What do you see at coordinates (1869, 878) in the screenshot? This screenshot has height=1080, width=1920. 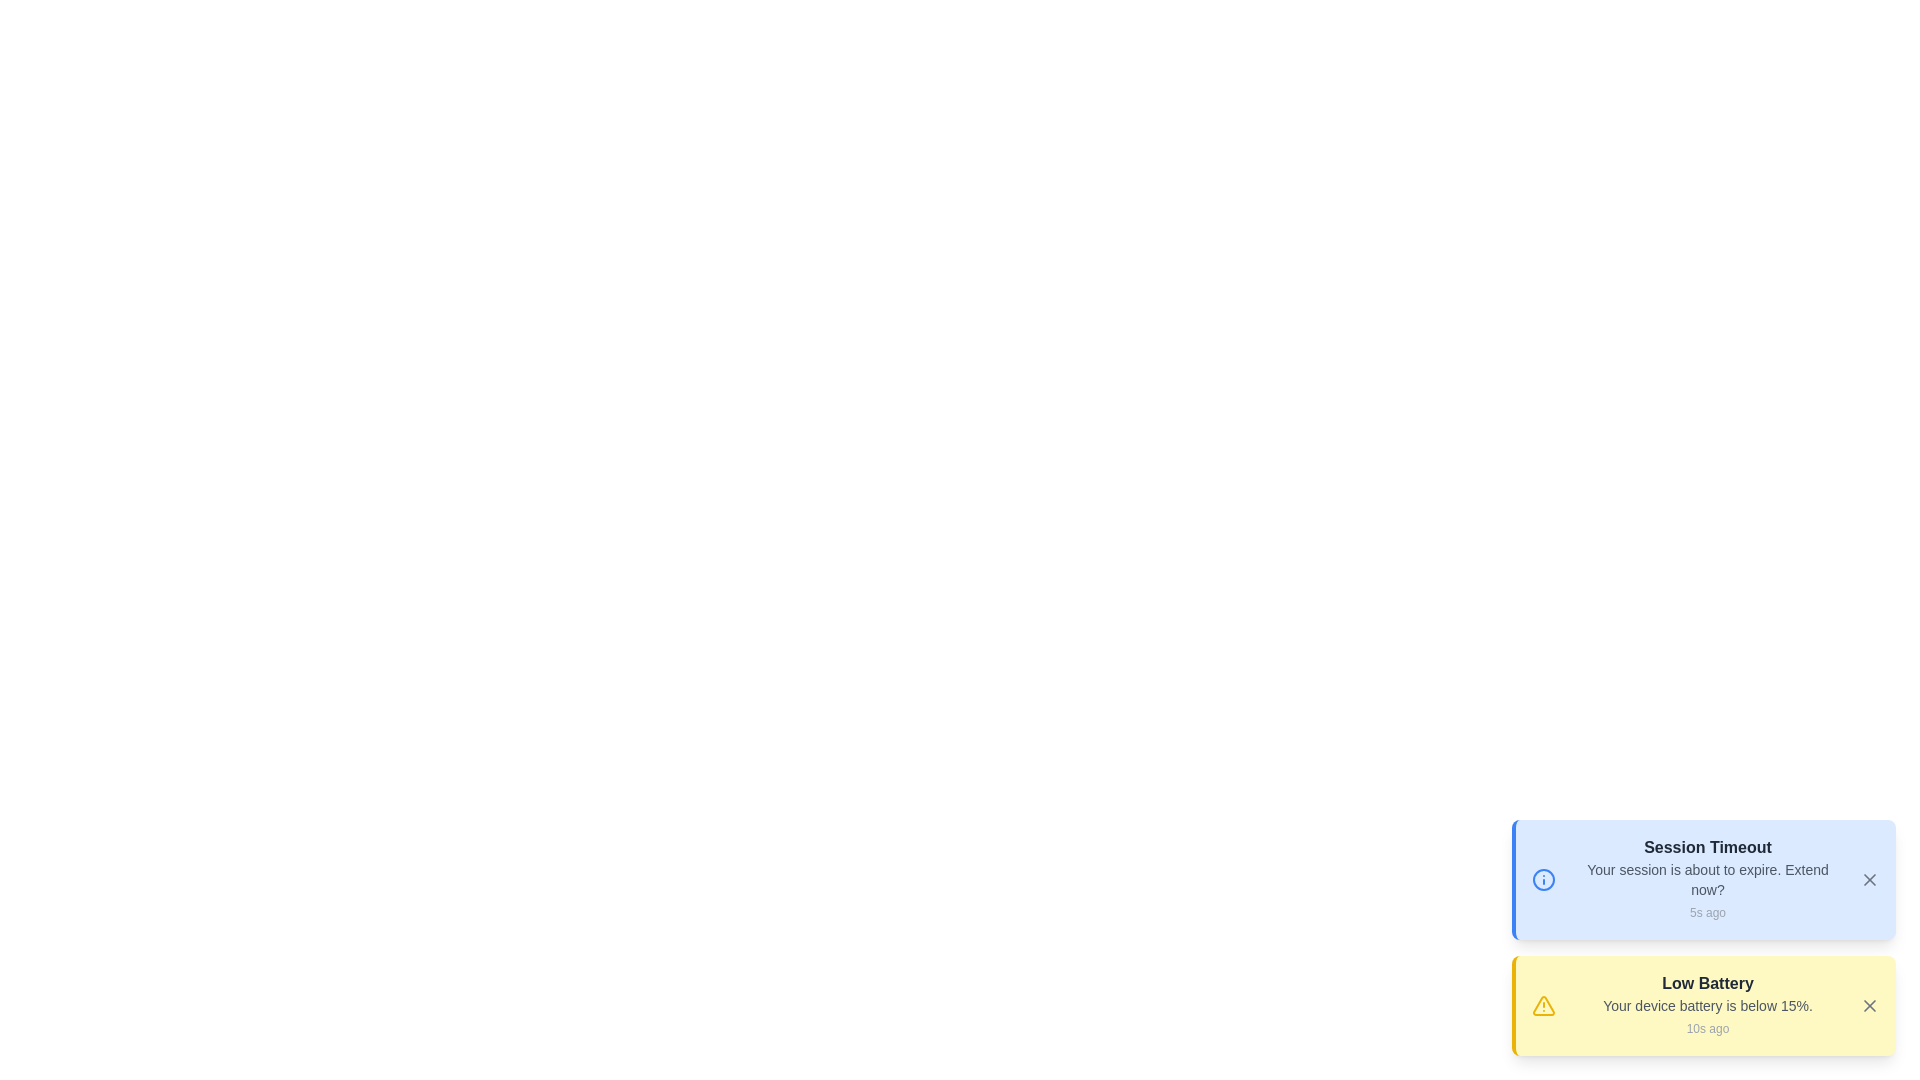 I see `the close button of the notification with title Session Timeout` at bounding box center [1869, 878].